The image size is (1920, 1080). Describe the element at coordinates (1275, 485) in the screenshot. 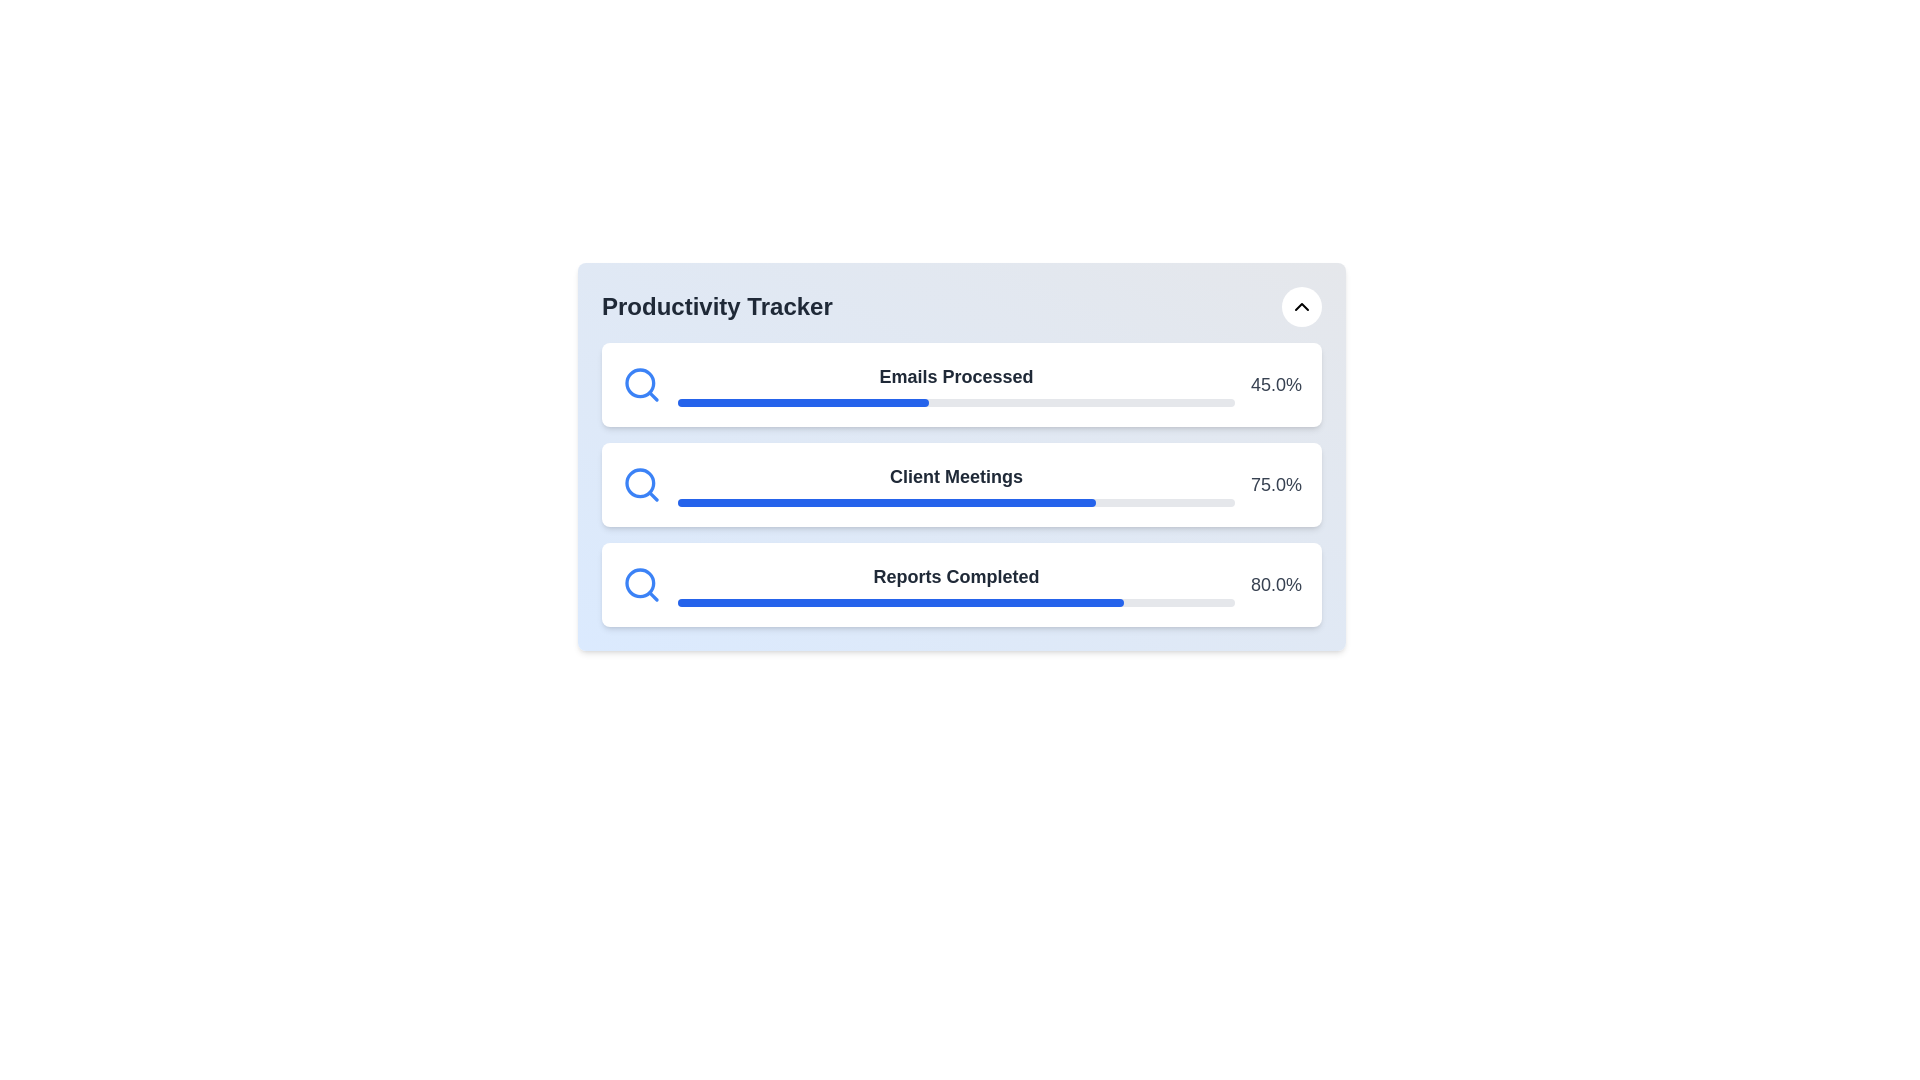

I see `the textual indicator showing the quantitative value related to 'Client Meetings'` at that location.